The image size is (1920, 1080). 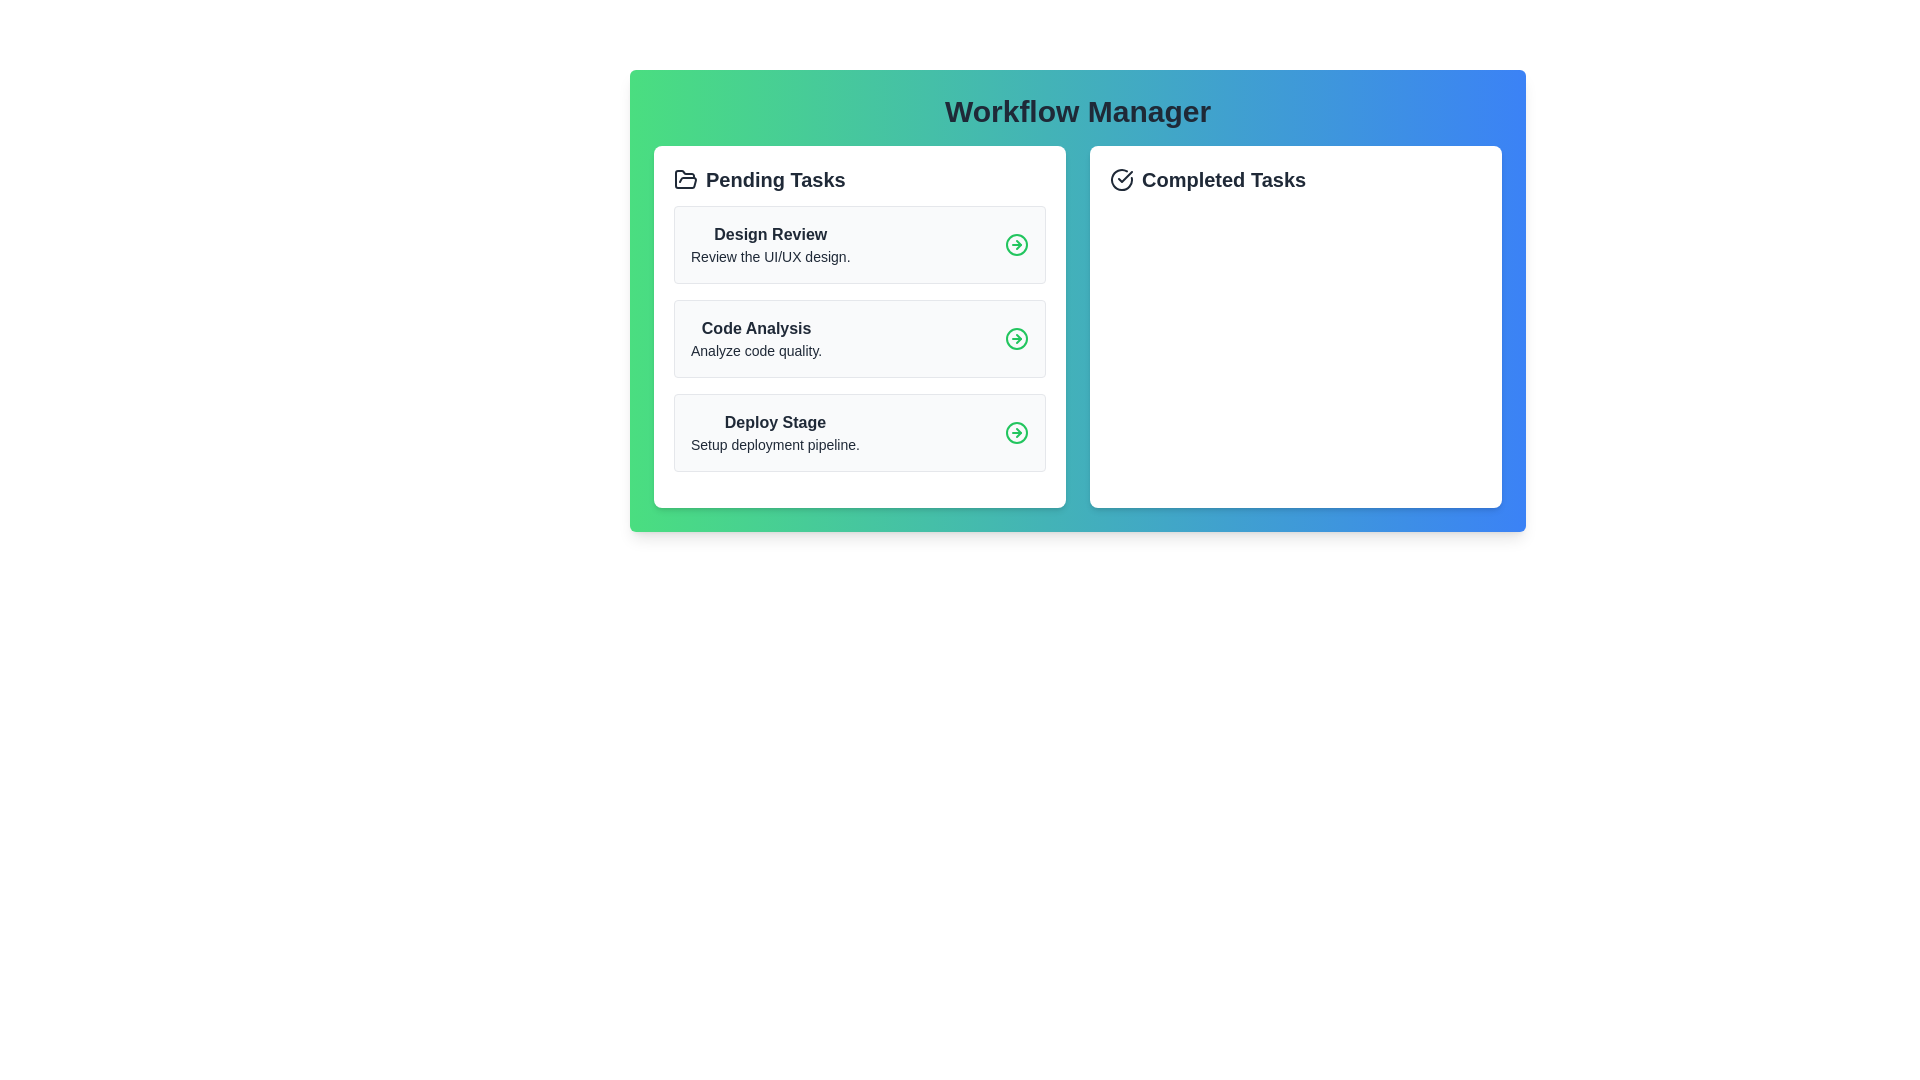 What do you see at coordinates (769, 244) in the screenshot?
I see `text content of the Text Block labeled 'Design Review' which is the first item under 'Pending Tasks'` at bounding box center [769, 244].